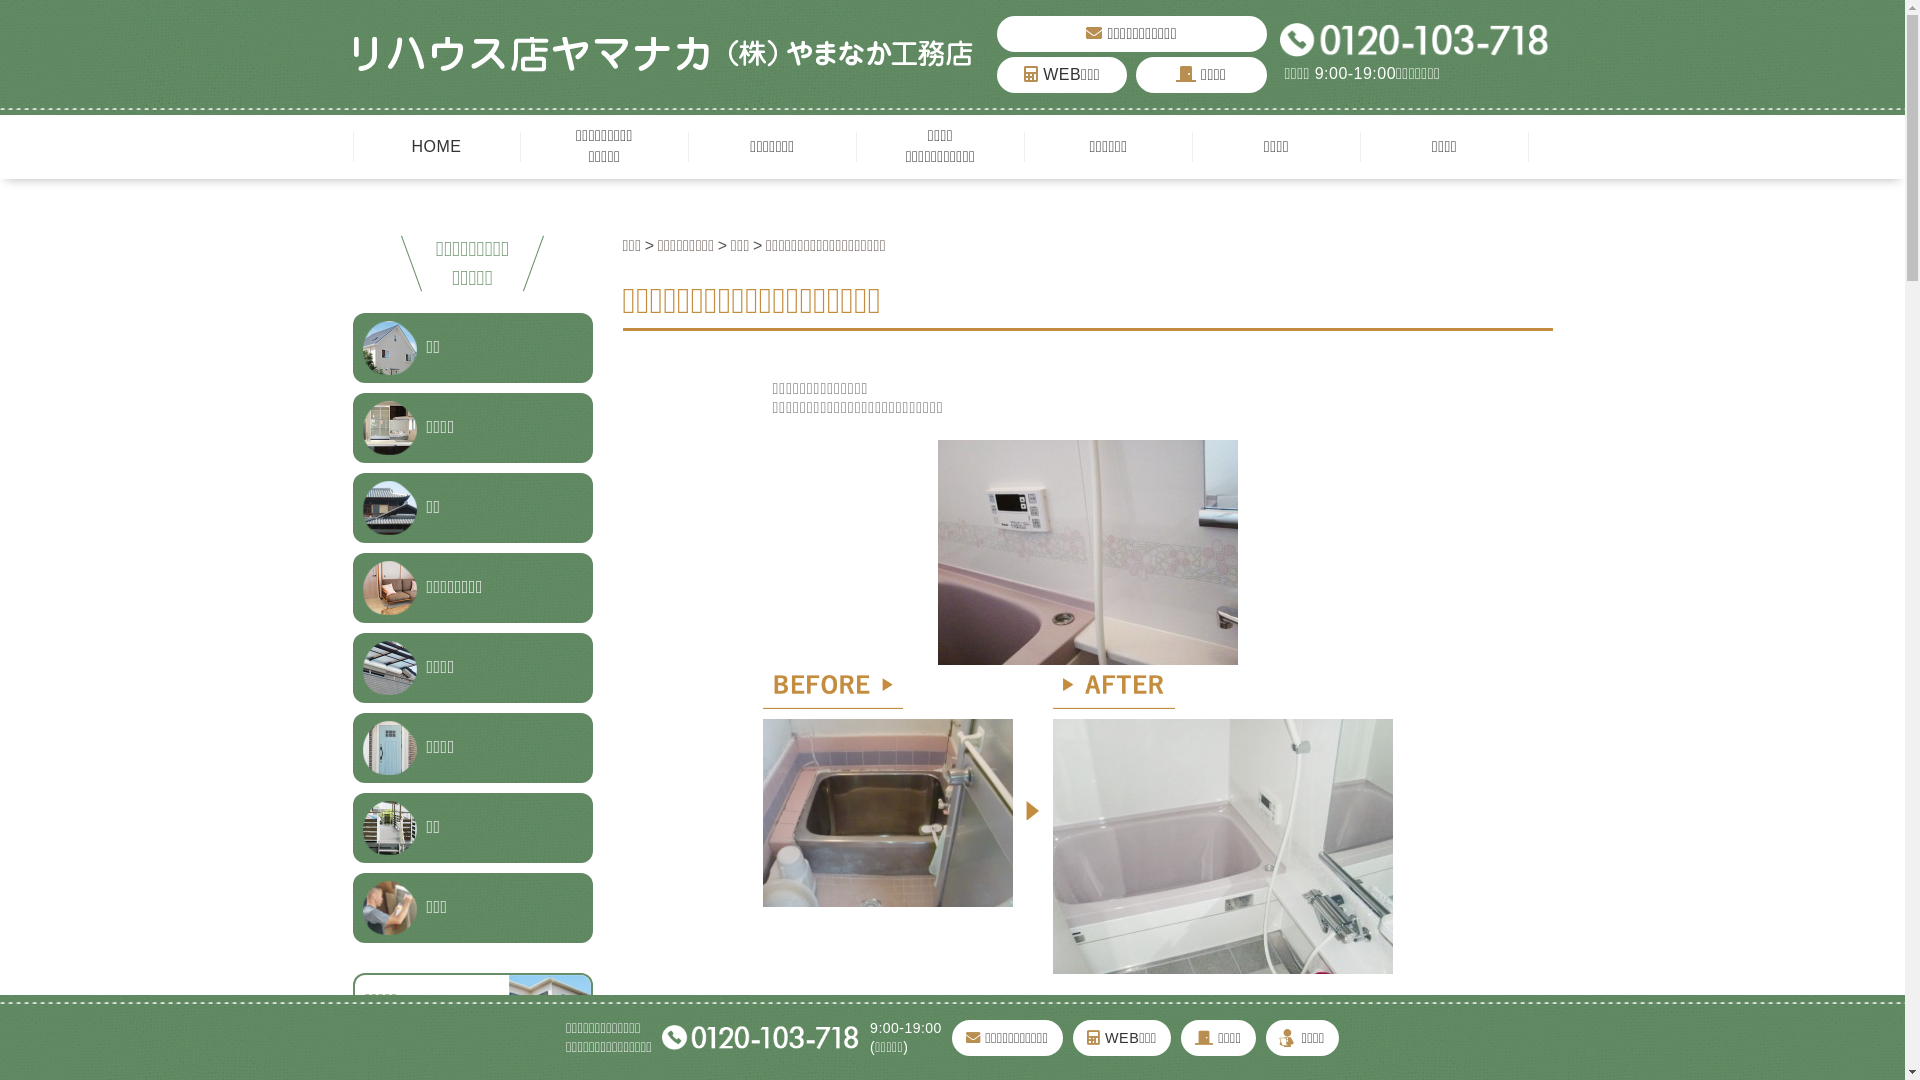 This screenshot has width=1920, height=1080. What do you see at coordinates (435, 145) in the screenshot?
I see `'HOME'` at bounding box center [435, 145].